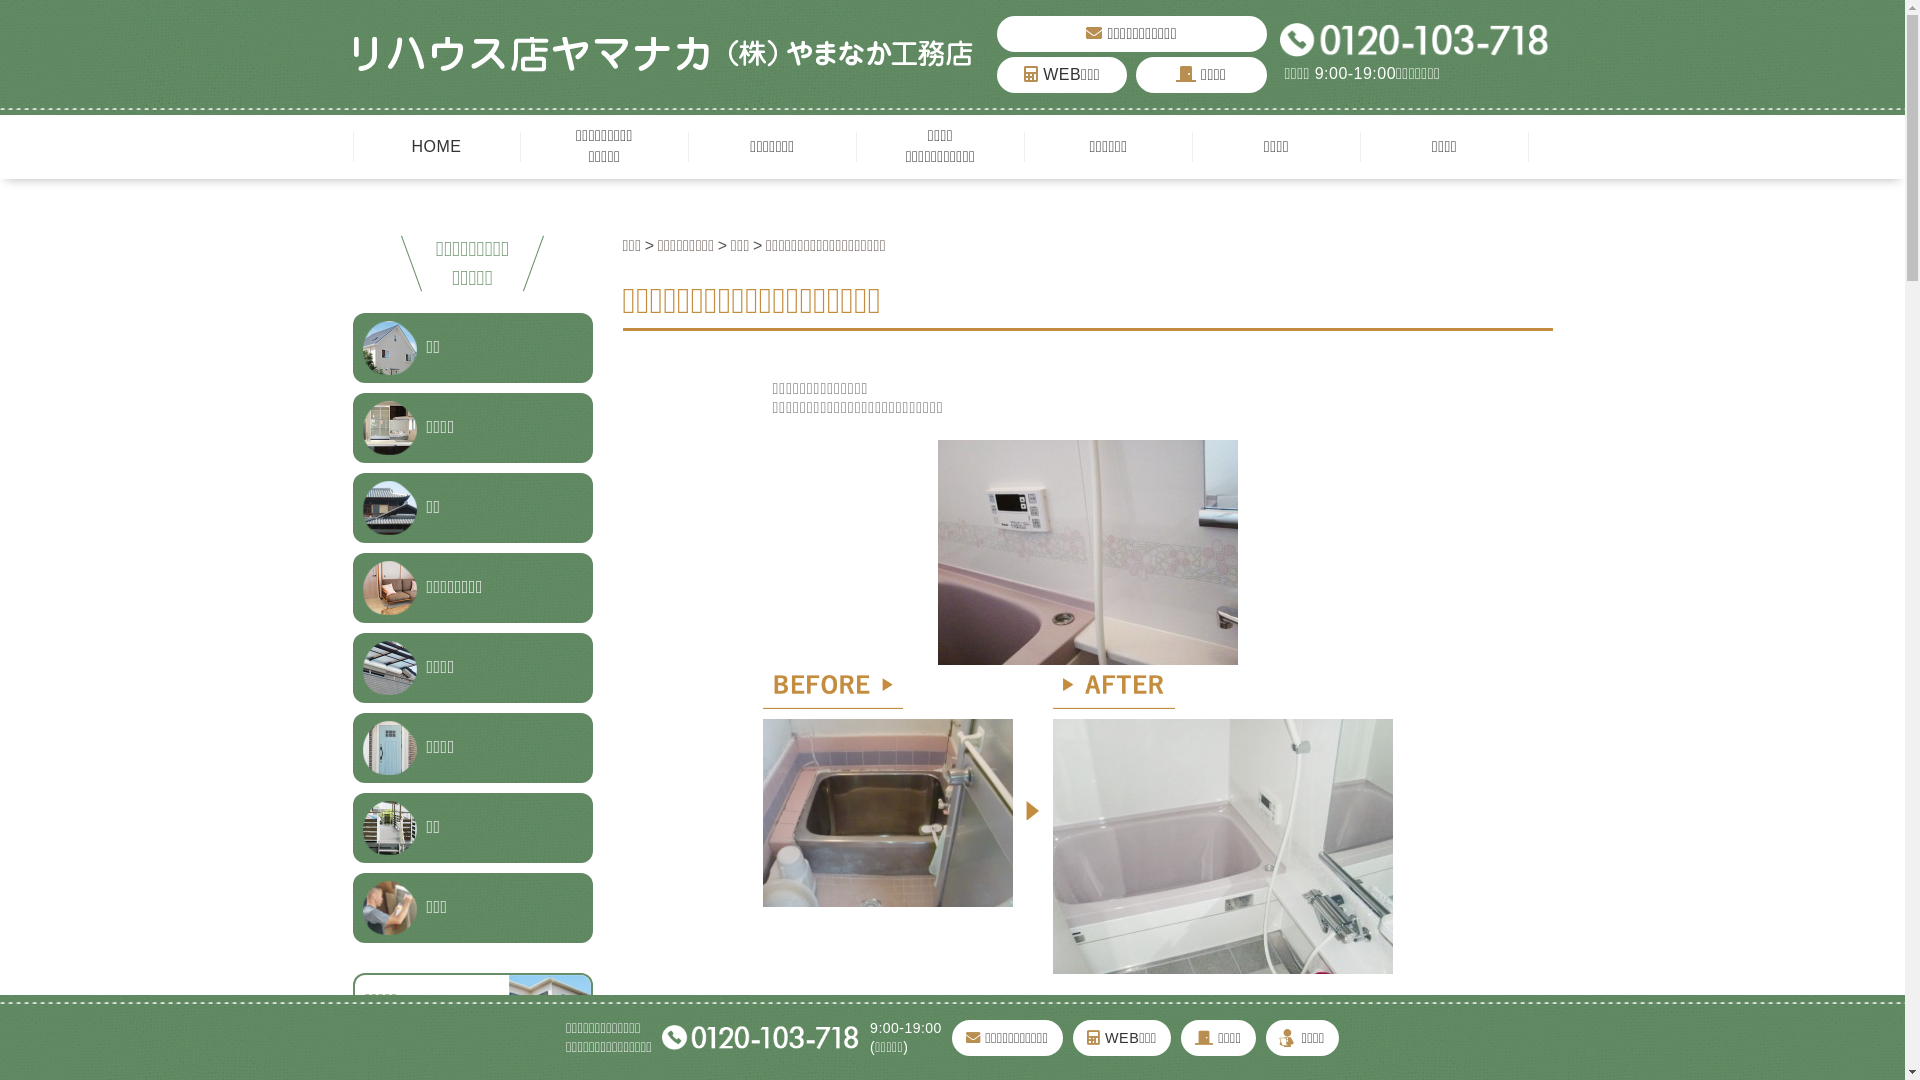 This screenshot has width=1920, height=1080. What do you see at coordinates (435, 145) in the screenshot?
I see `'HOME'` at bounding box center [435, 145].